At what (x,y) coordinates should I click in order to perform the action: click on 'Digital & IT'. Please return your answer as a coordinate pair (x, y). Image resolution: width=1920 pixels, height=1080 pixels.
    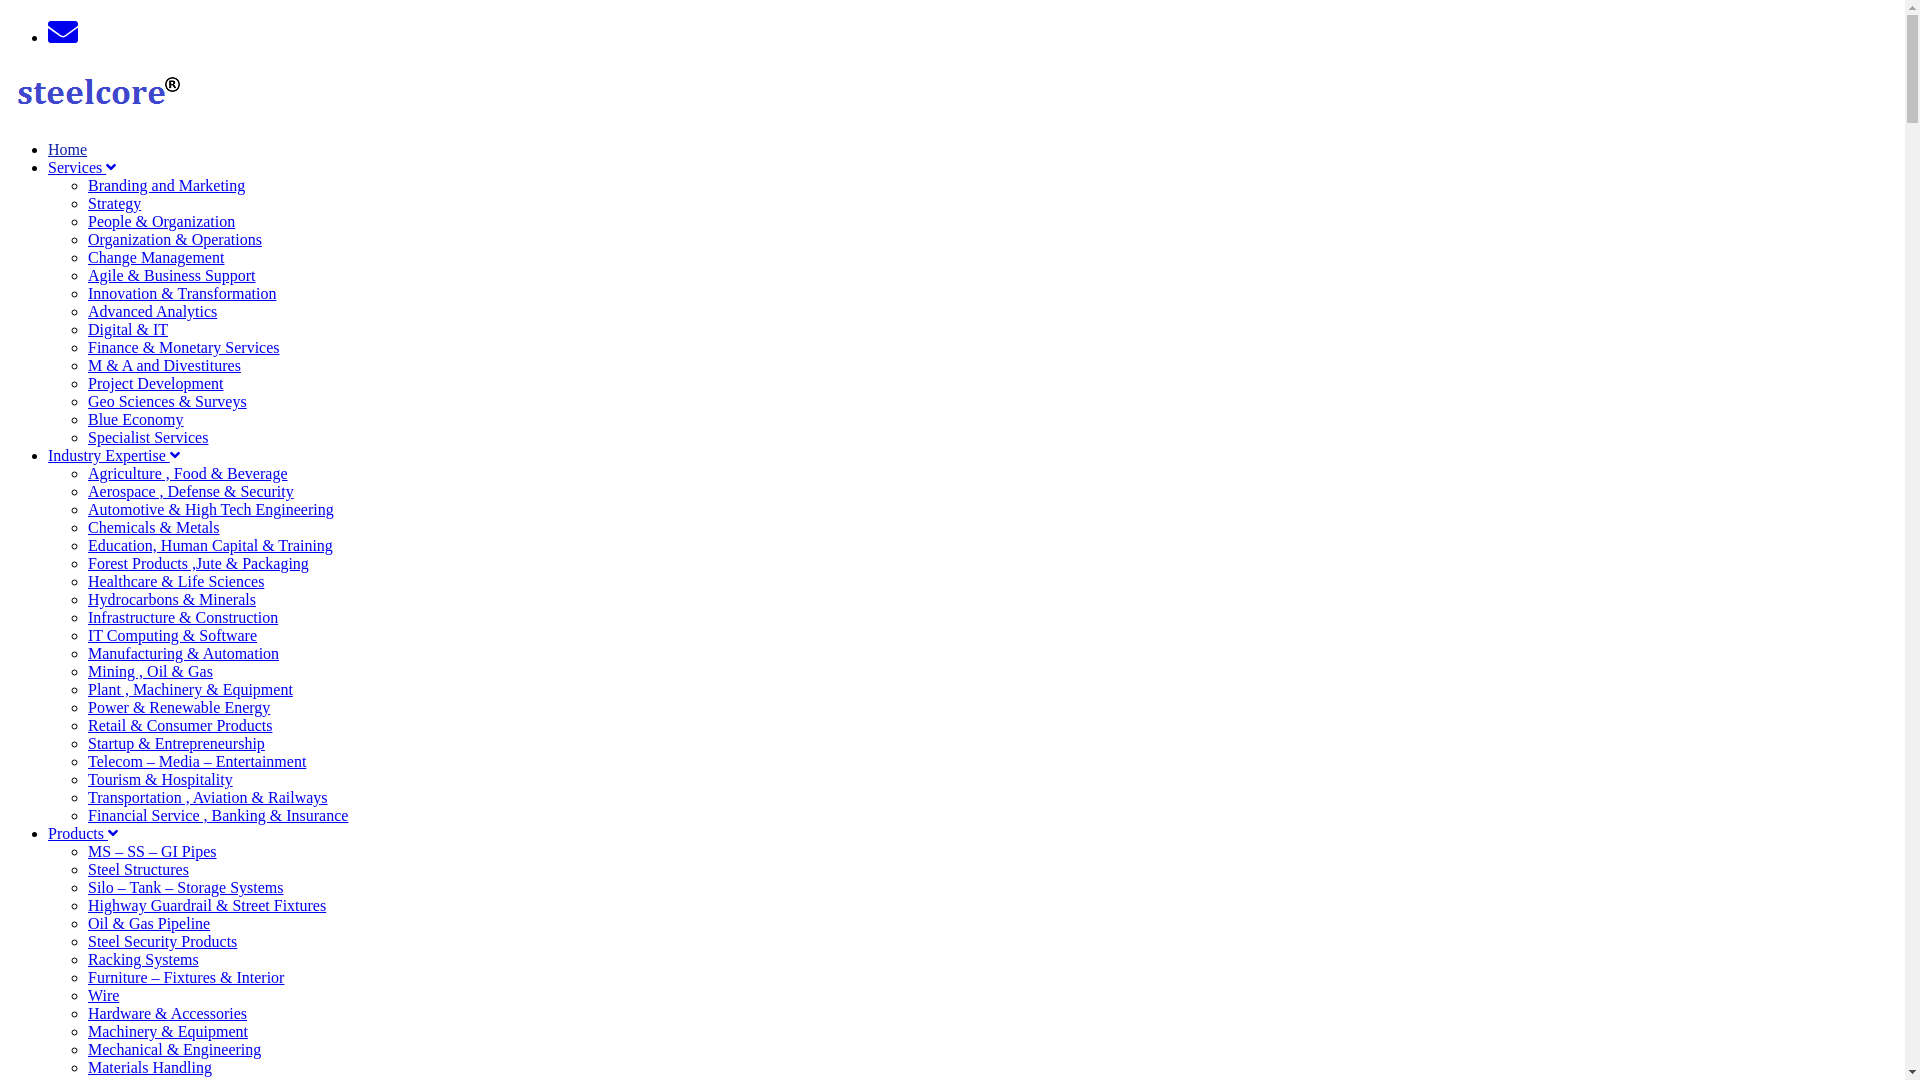
    Looking at the image, I should click on (127, 328).